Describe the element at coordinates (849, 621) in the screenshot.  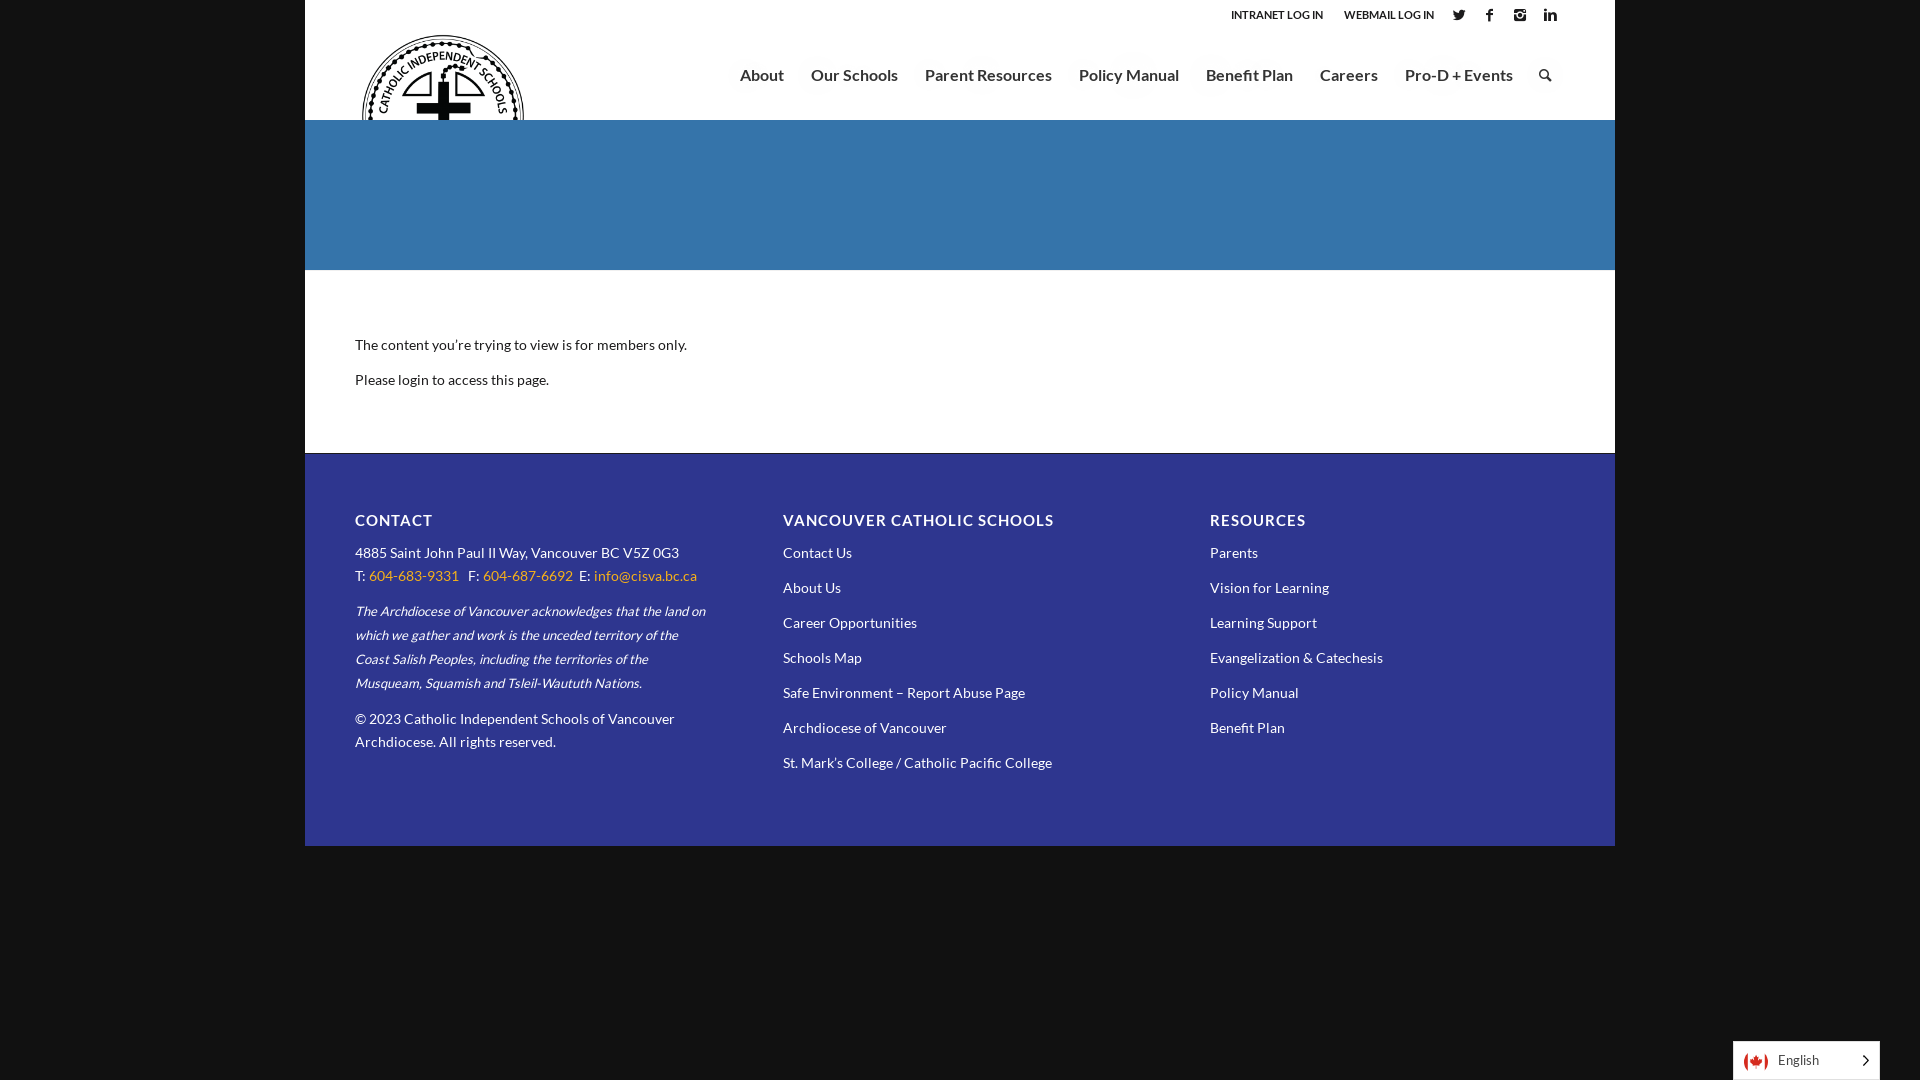
I see `'Career Opportunities'` at that location.